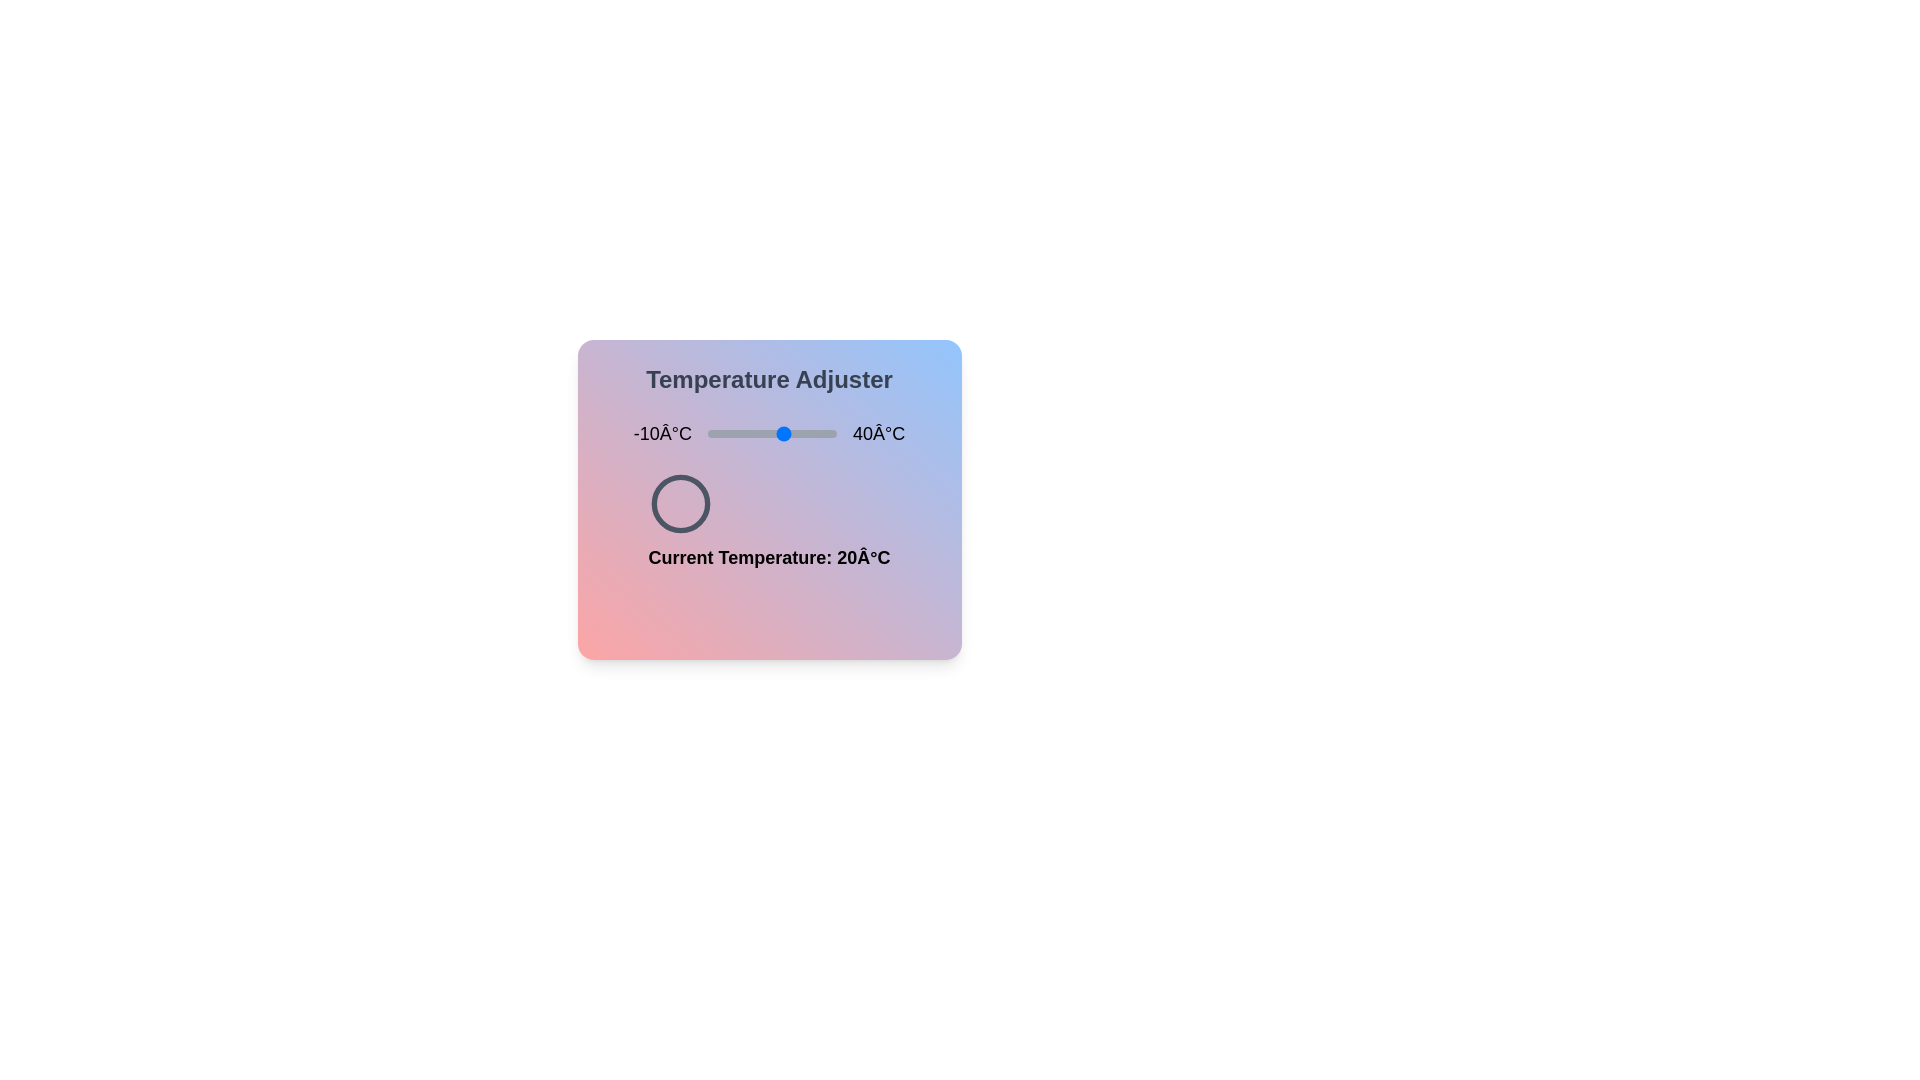  Describe the element at coordinates (738, 433) in the screenshot. I see `the temperature slider to 2°C` at that location.